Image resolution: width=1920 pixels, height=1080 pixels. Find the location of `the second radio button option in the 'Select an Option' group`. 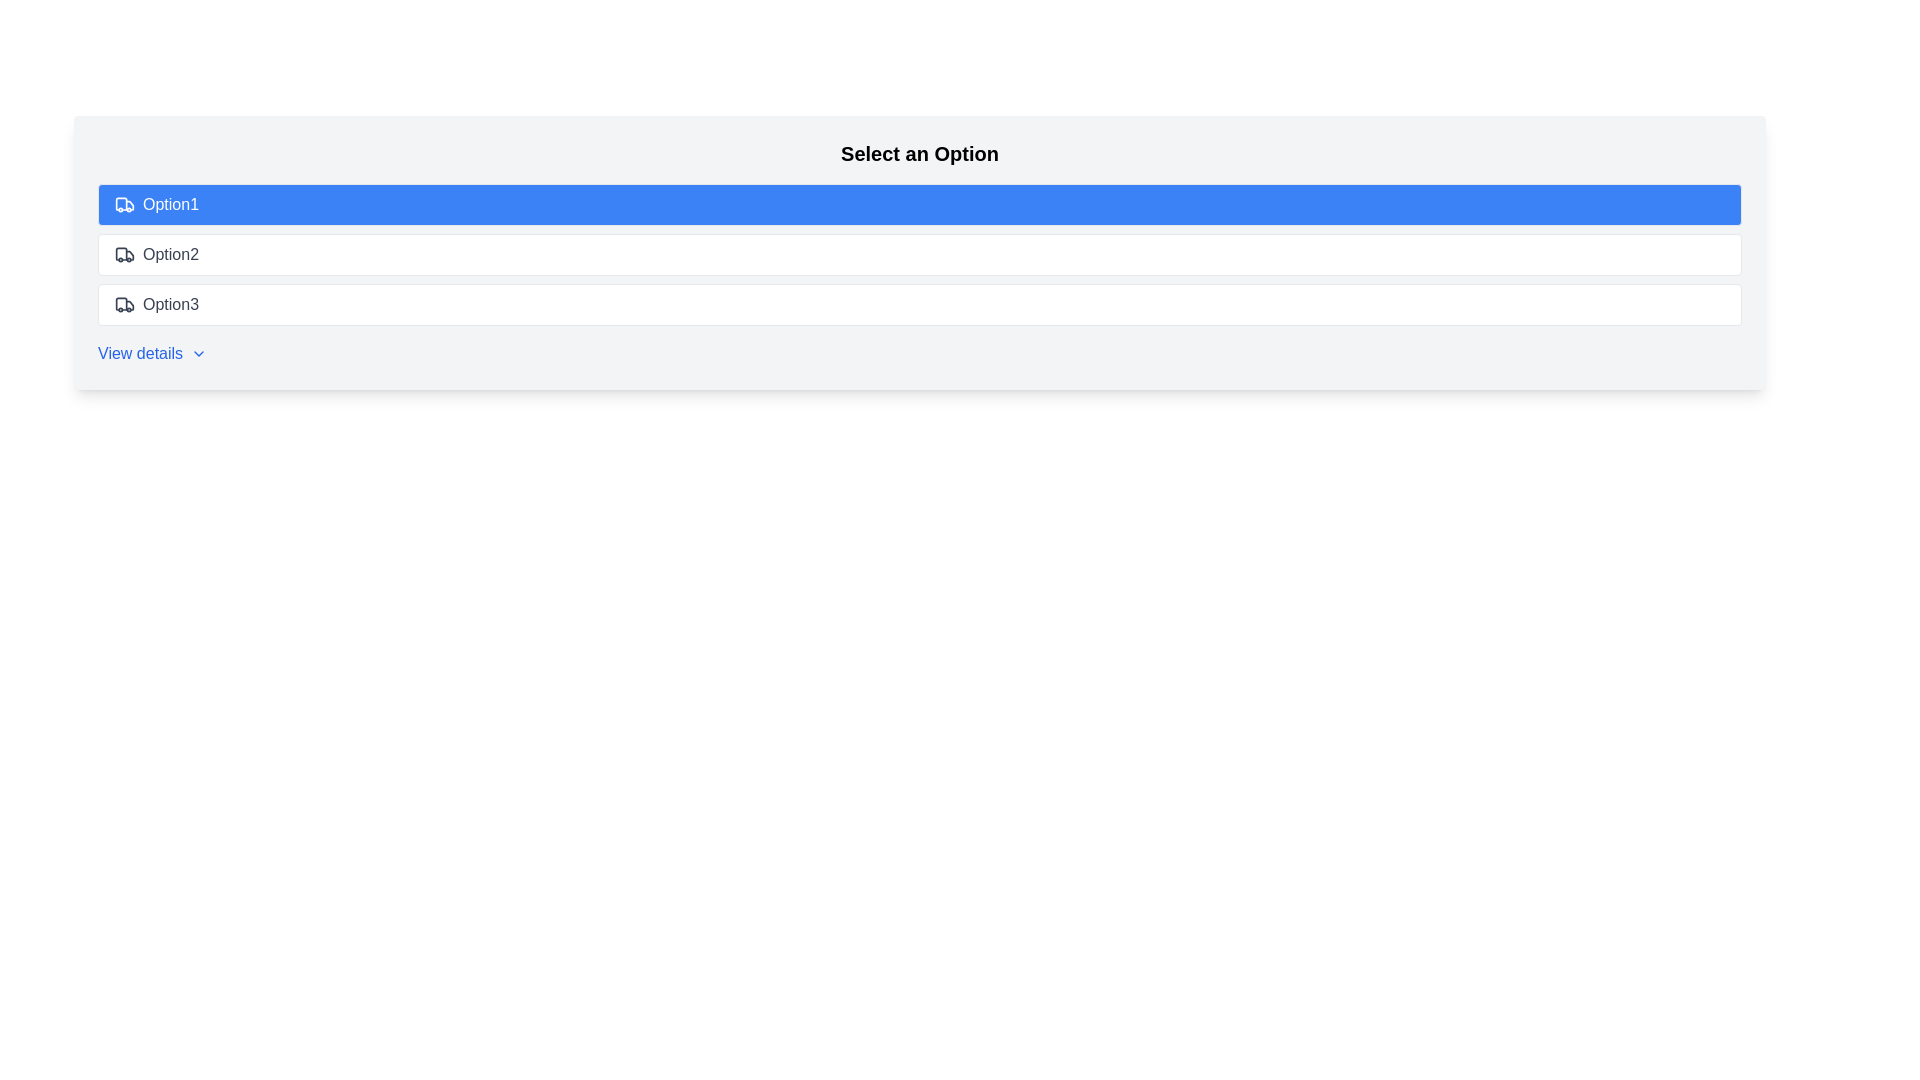

the second radio button option in the 'Select an Option' group is located at coordinates (919, 253).